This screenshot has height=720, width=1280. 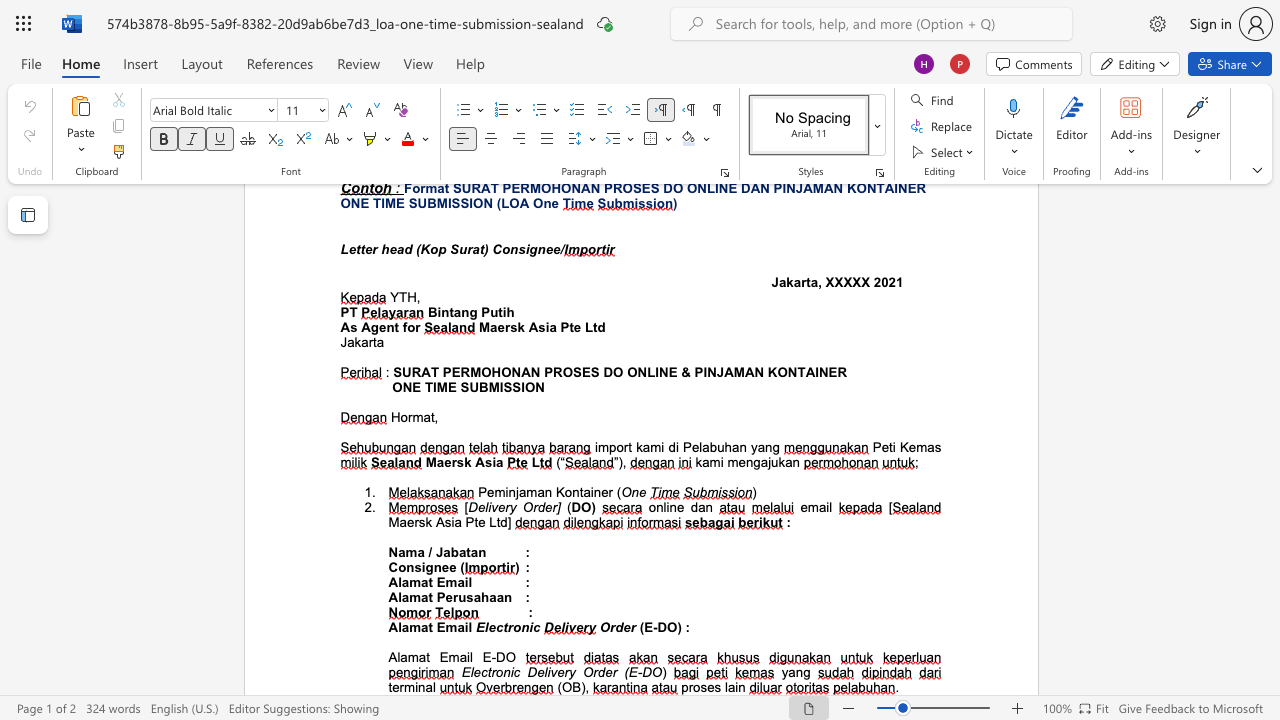 I want to click on the subset text "inal" within the text "terminal", so click(x=414, y=686).